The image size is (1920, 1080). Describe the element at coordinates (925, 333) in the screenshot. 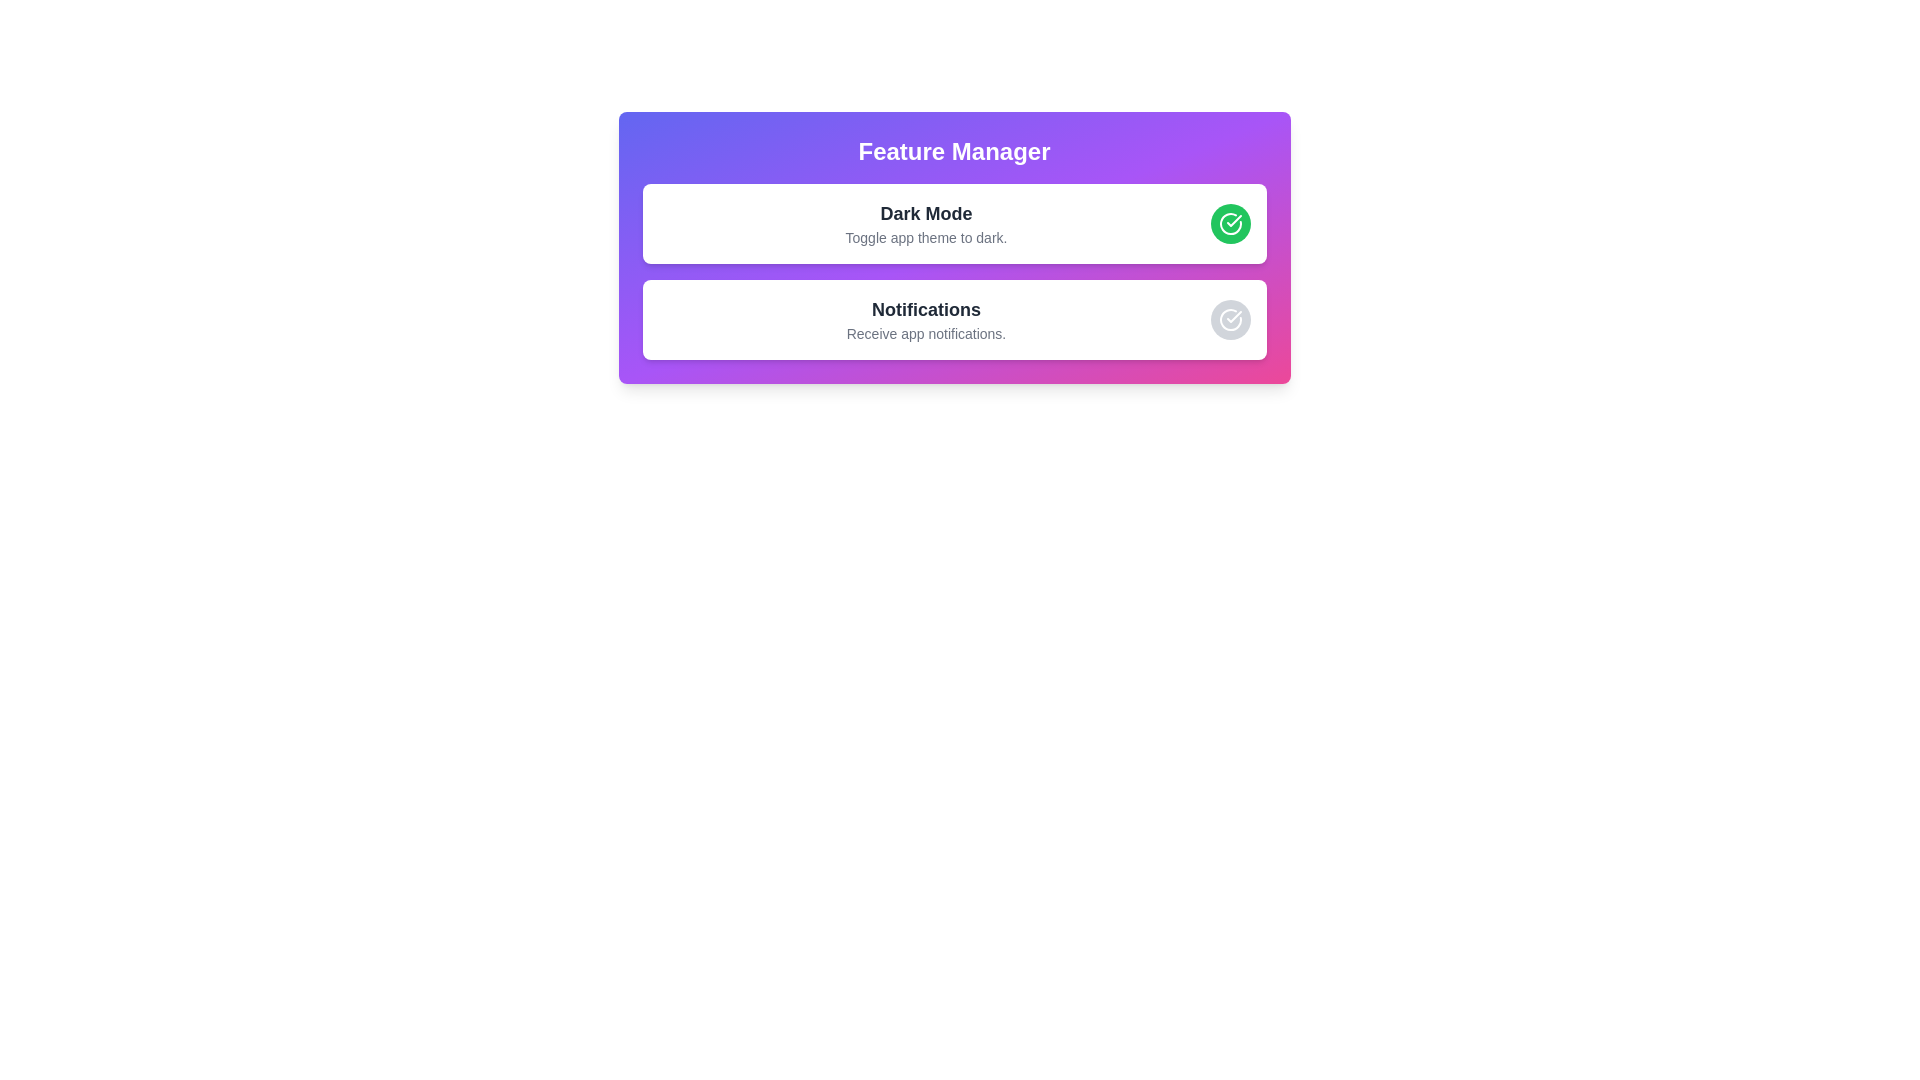

I see `the text label that says 'Receive app notifications.' which is styled in light gray and located below the title 'Notifications.'` at that location.